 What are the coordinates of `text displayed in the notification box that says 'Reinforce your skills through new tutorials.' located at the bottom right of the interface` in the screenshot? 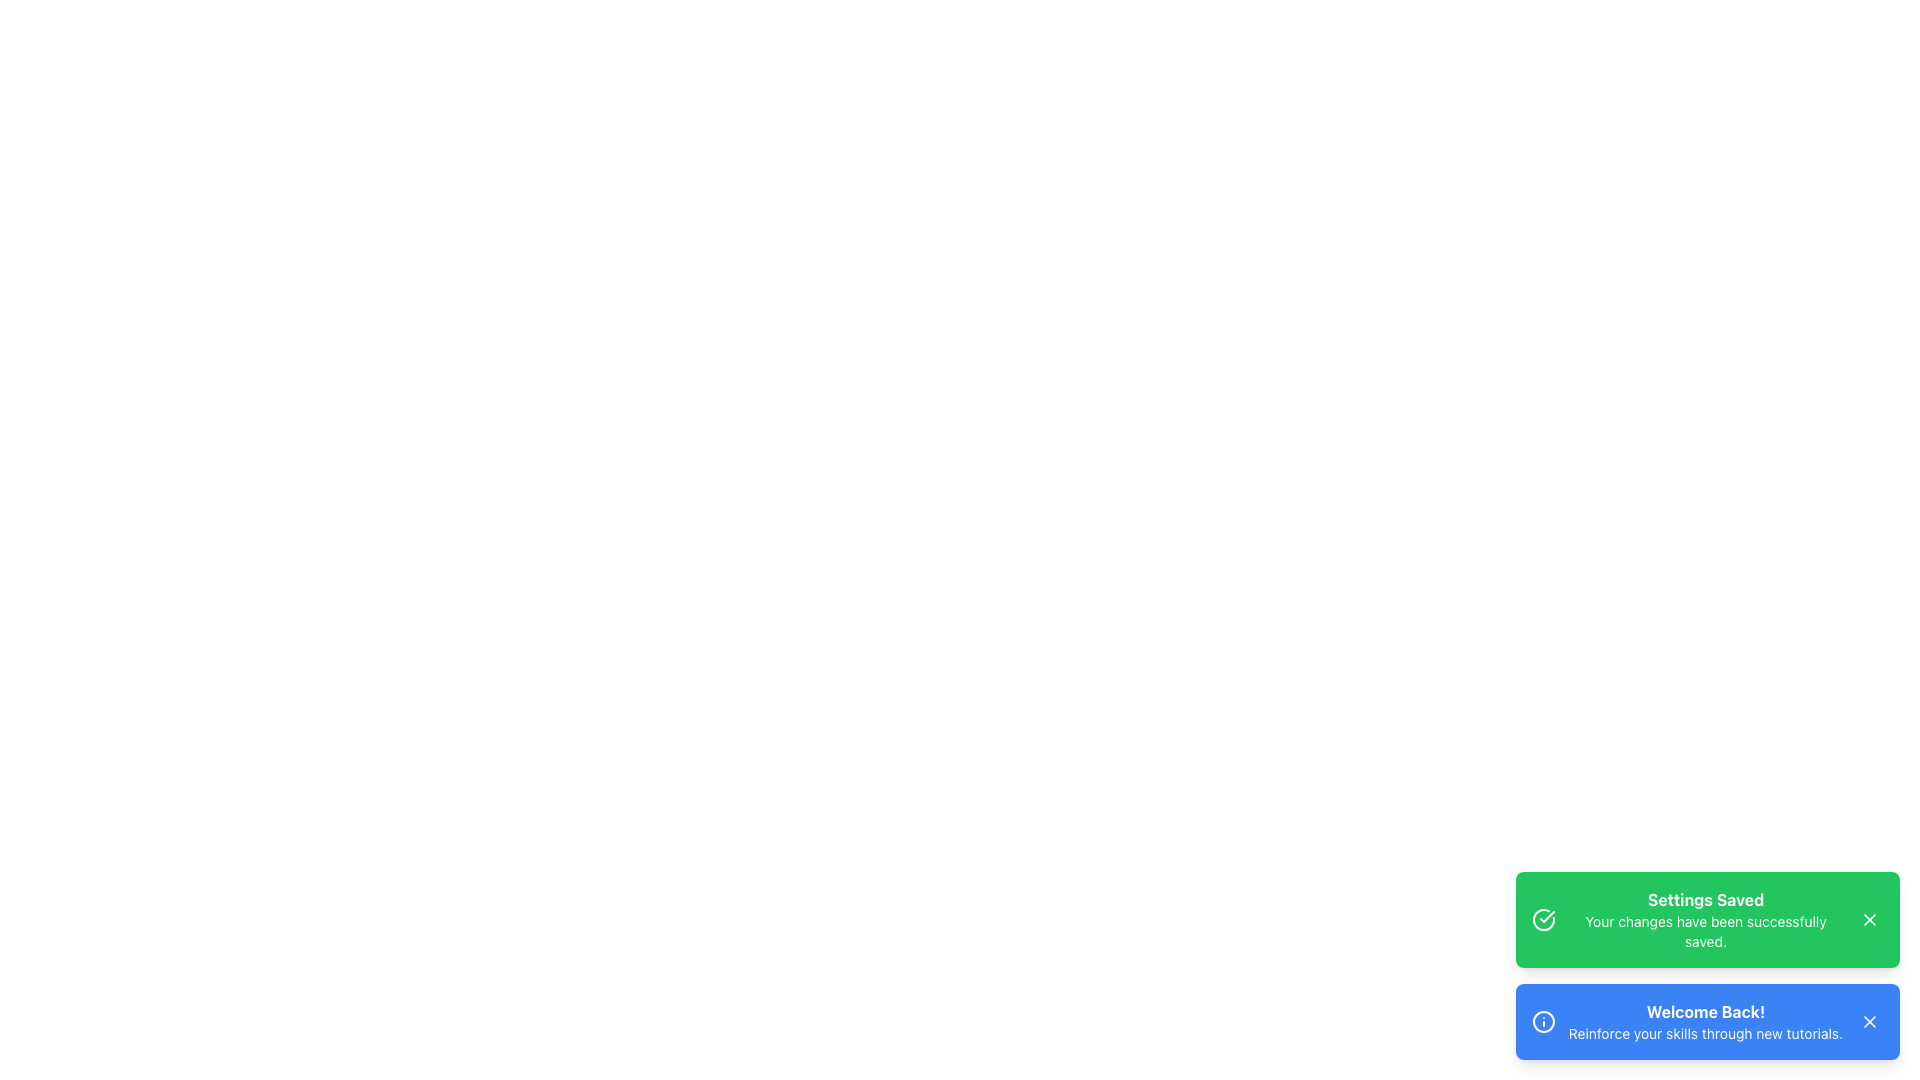 It's located at (1704, 1033).